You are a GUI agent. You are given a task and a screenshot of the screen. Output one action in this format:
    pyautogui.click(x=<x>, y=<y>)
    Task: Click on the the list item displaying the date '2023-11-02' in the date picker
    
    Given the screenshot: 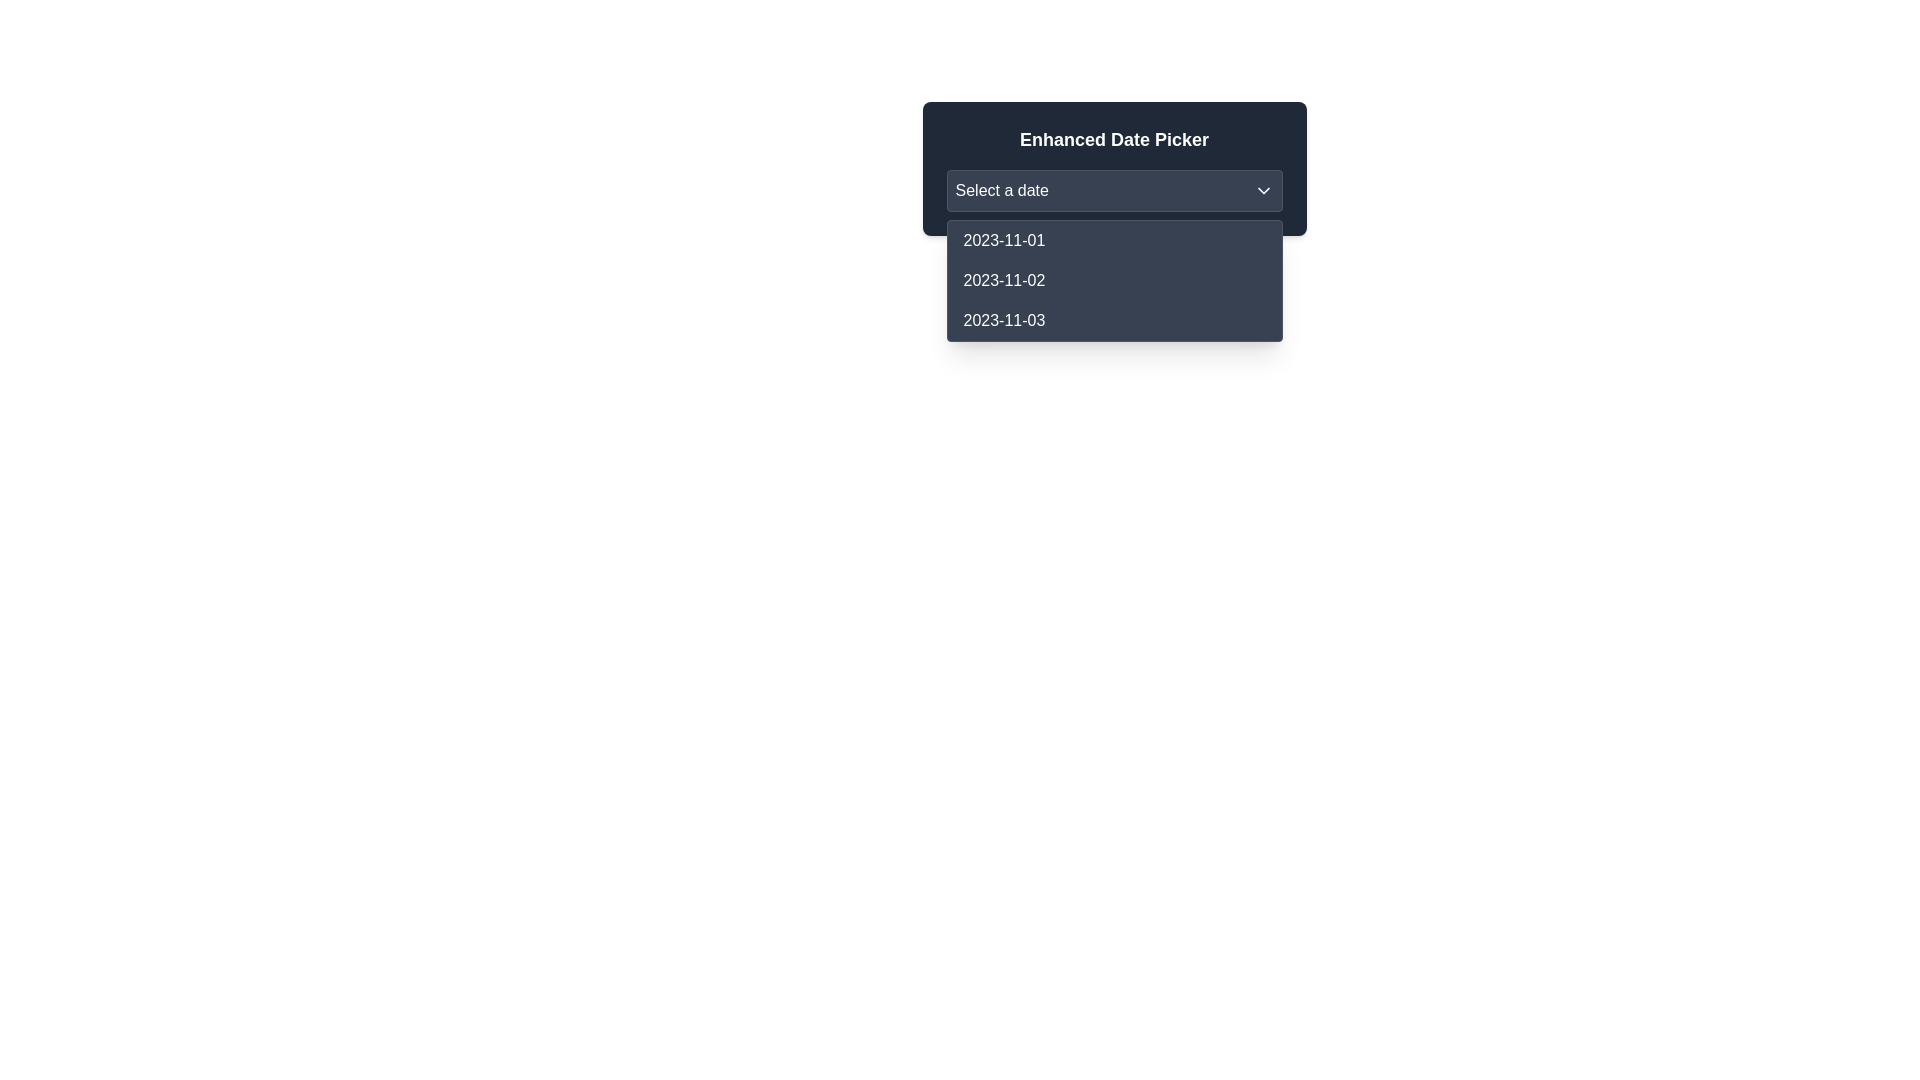 What is the action you would take?
    pyautogui.click(x=1113, y=281)
    